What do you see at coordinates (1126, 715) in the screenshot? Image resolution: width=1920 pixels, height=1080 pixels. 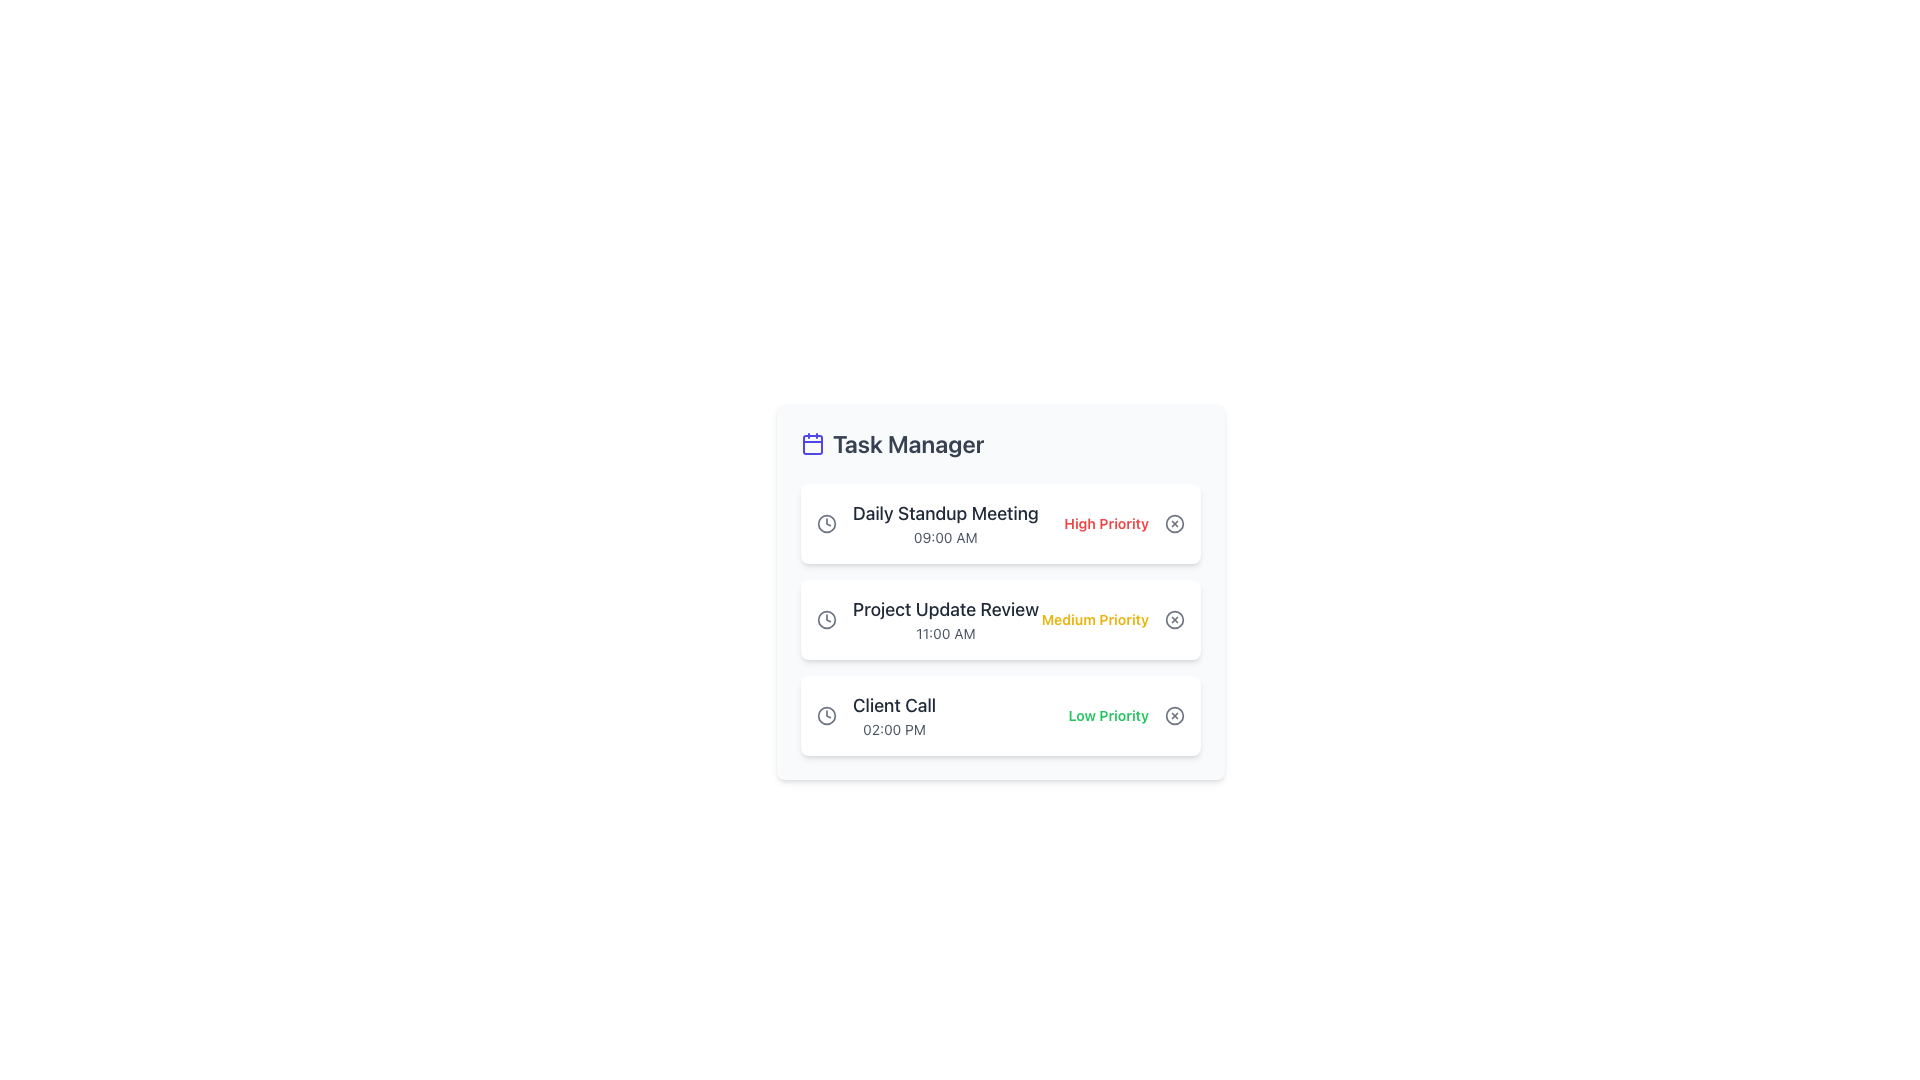 I see `the text label that reads 'Low Priority', which is styled with a green font color and bold text weight, located to the right of the task time label '02:00 PM' and to the left of a circular icon with an 'X' mark in the 'Task Manager' list` at bounding box center [1126, 715].